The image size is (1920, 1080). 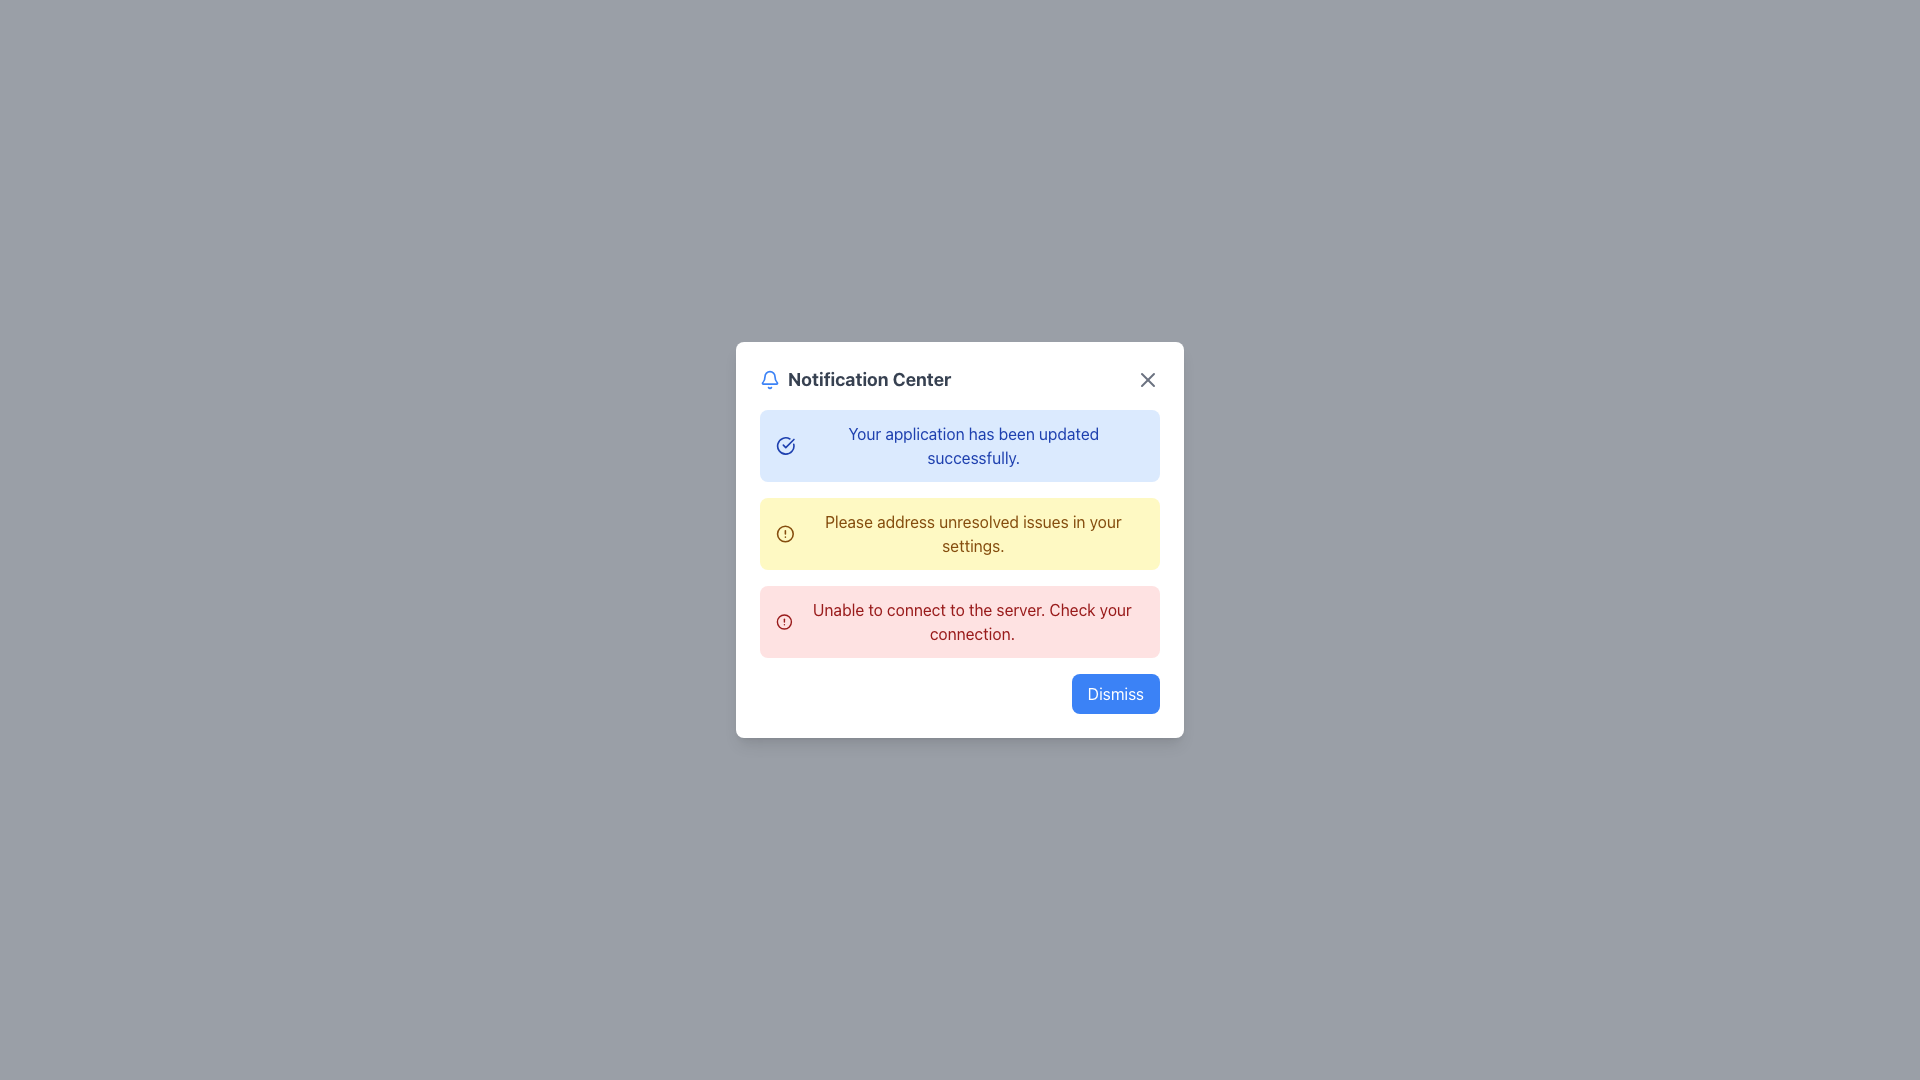 What do you see at coordinates (1147, 380) in the screenshot?
I see `the Close Button located in the top-right corner of the notification modal` at bounding box center [1147, 380].